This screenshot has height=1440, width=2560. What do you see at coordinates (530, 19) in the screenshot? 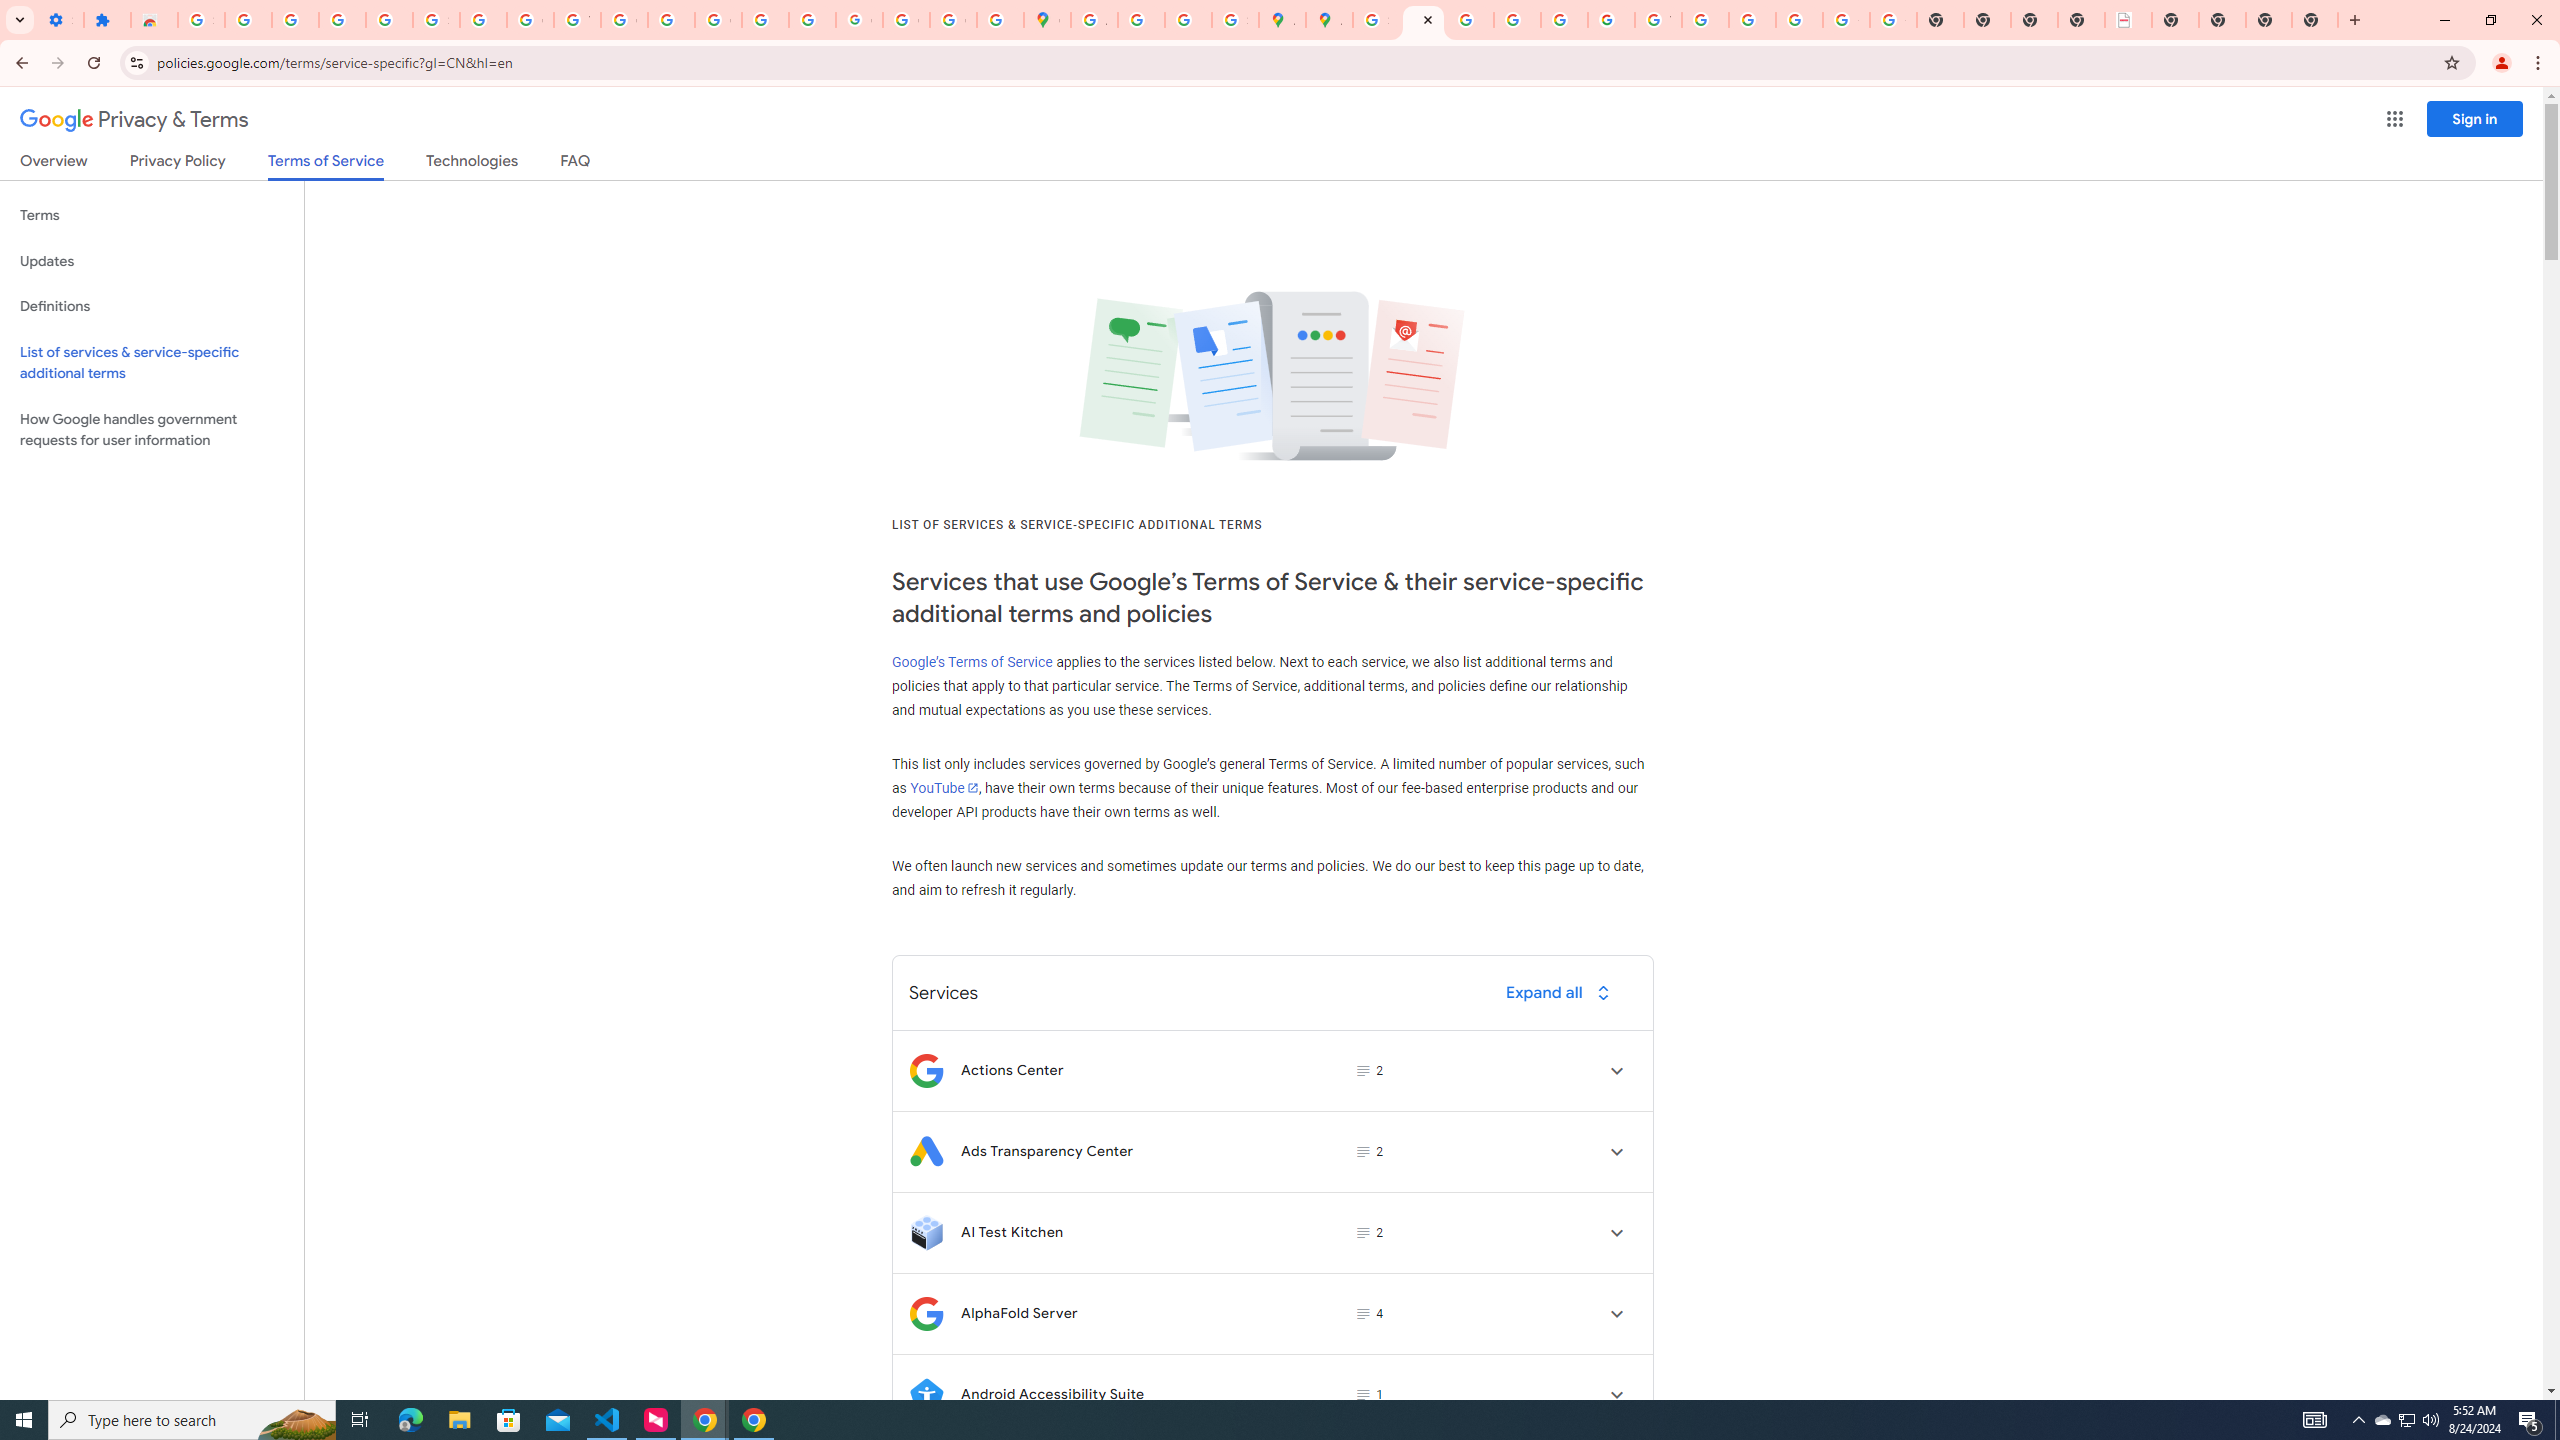
I see `'Google Account'` at bounding box center [530, 19].